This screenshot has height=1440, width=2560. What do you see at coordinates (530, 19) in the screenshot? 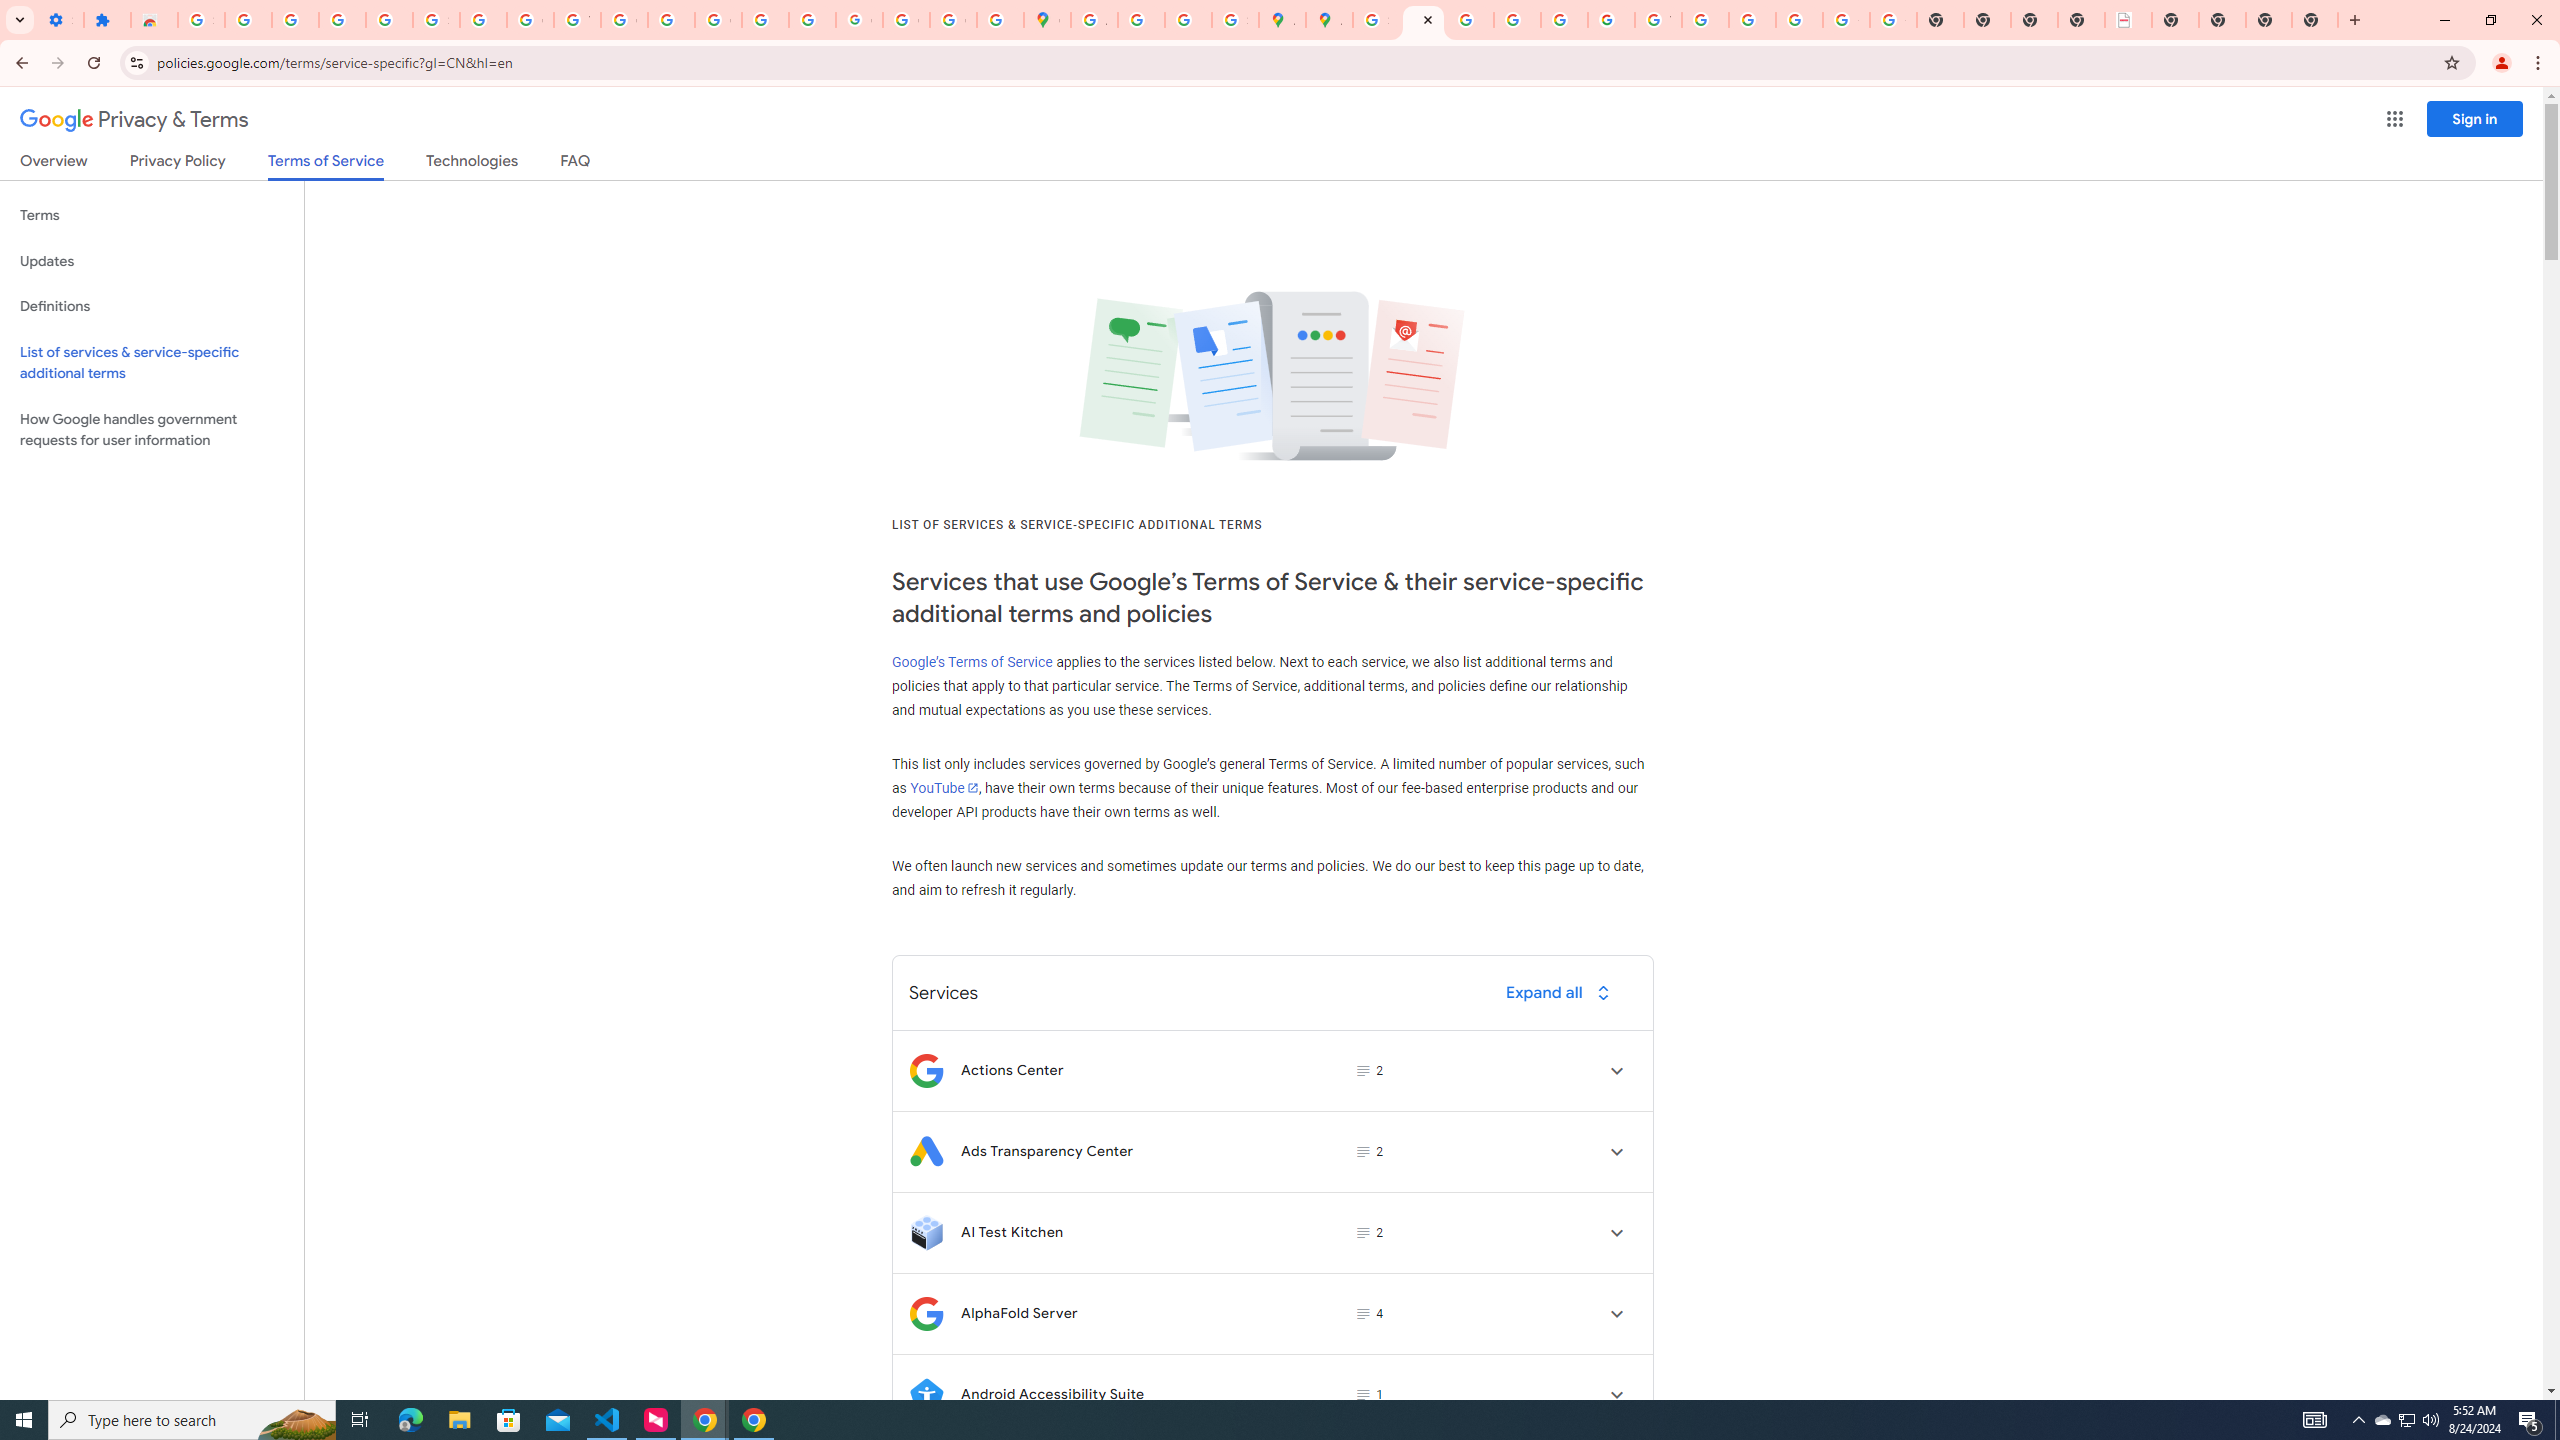
I see `'Google Account'` at bounding box center [530, 19].